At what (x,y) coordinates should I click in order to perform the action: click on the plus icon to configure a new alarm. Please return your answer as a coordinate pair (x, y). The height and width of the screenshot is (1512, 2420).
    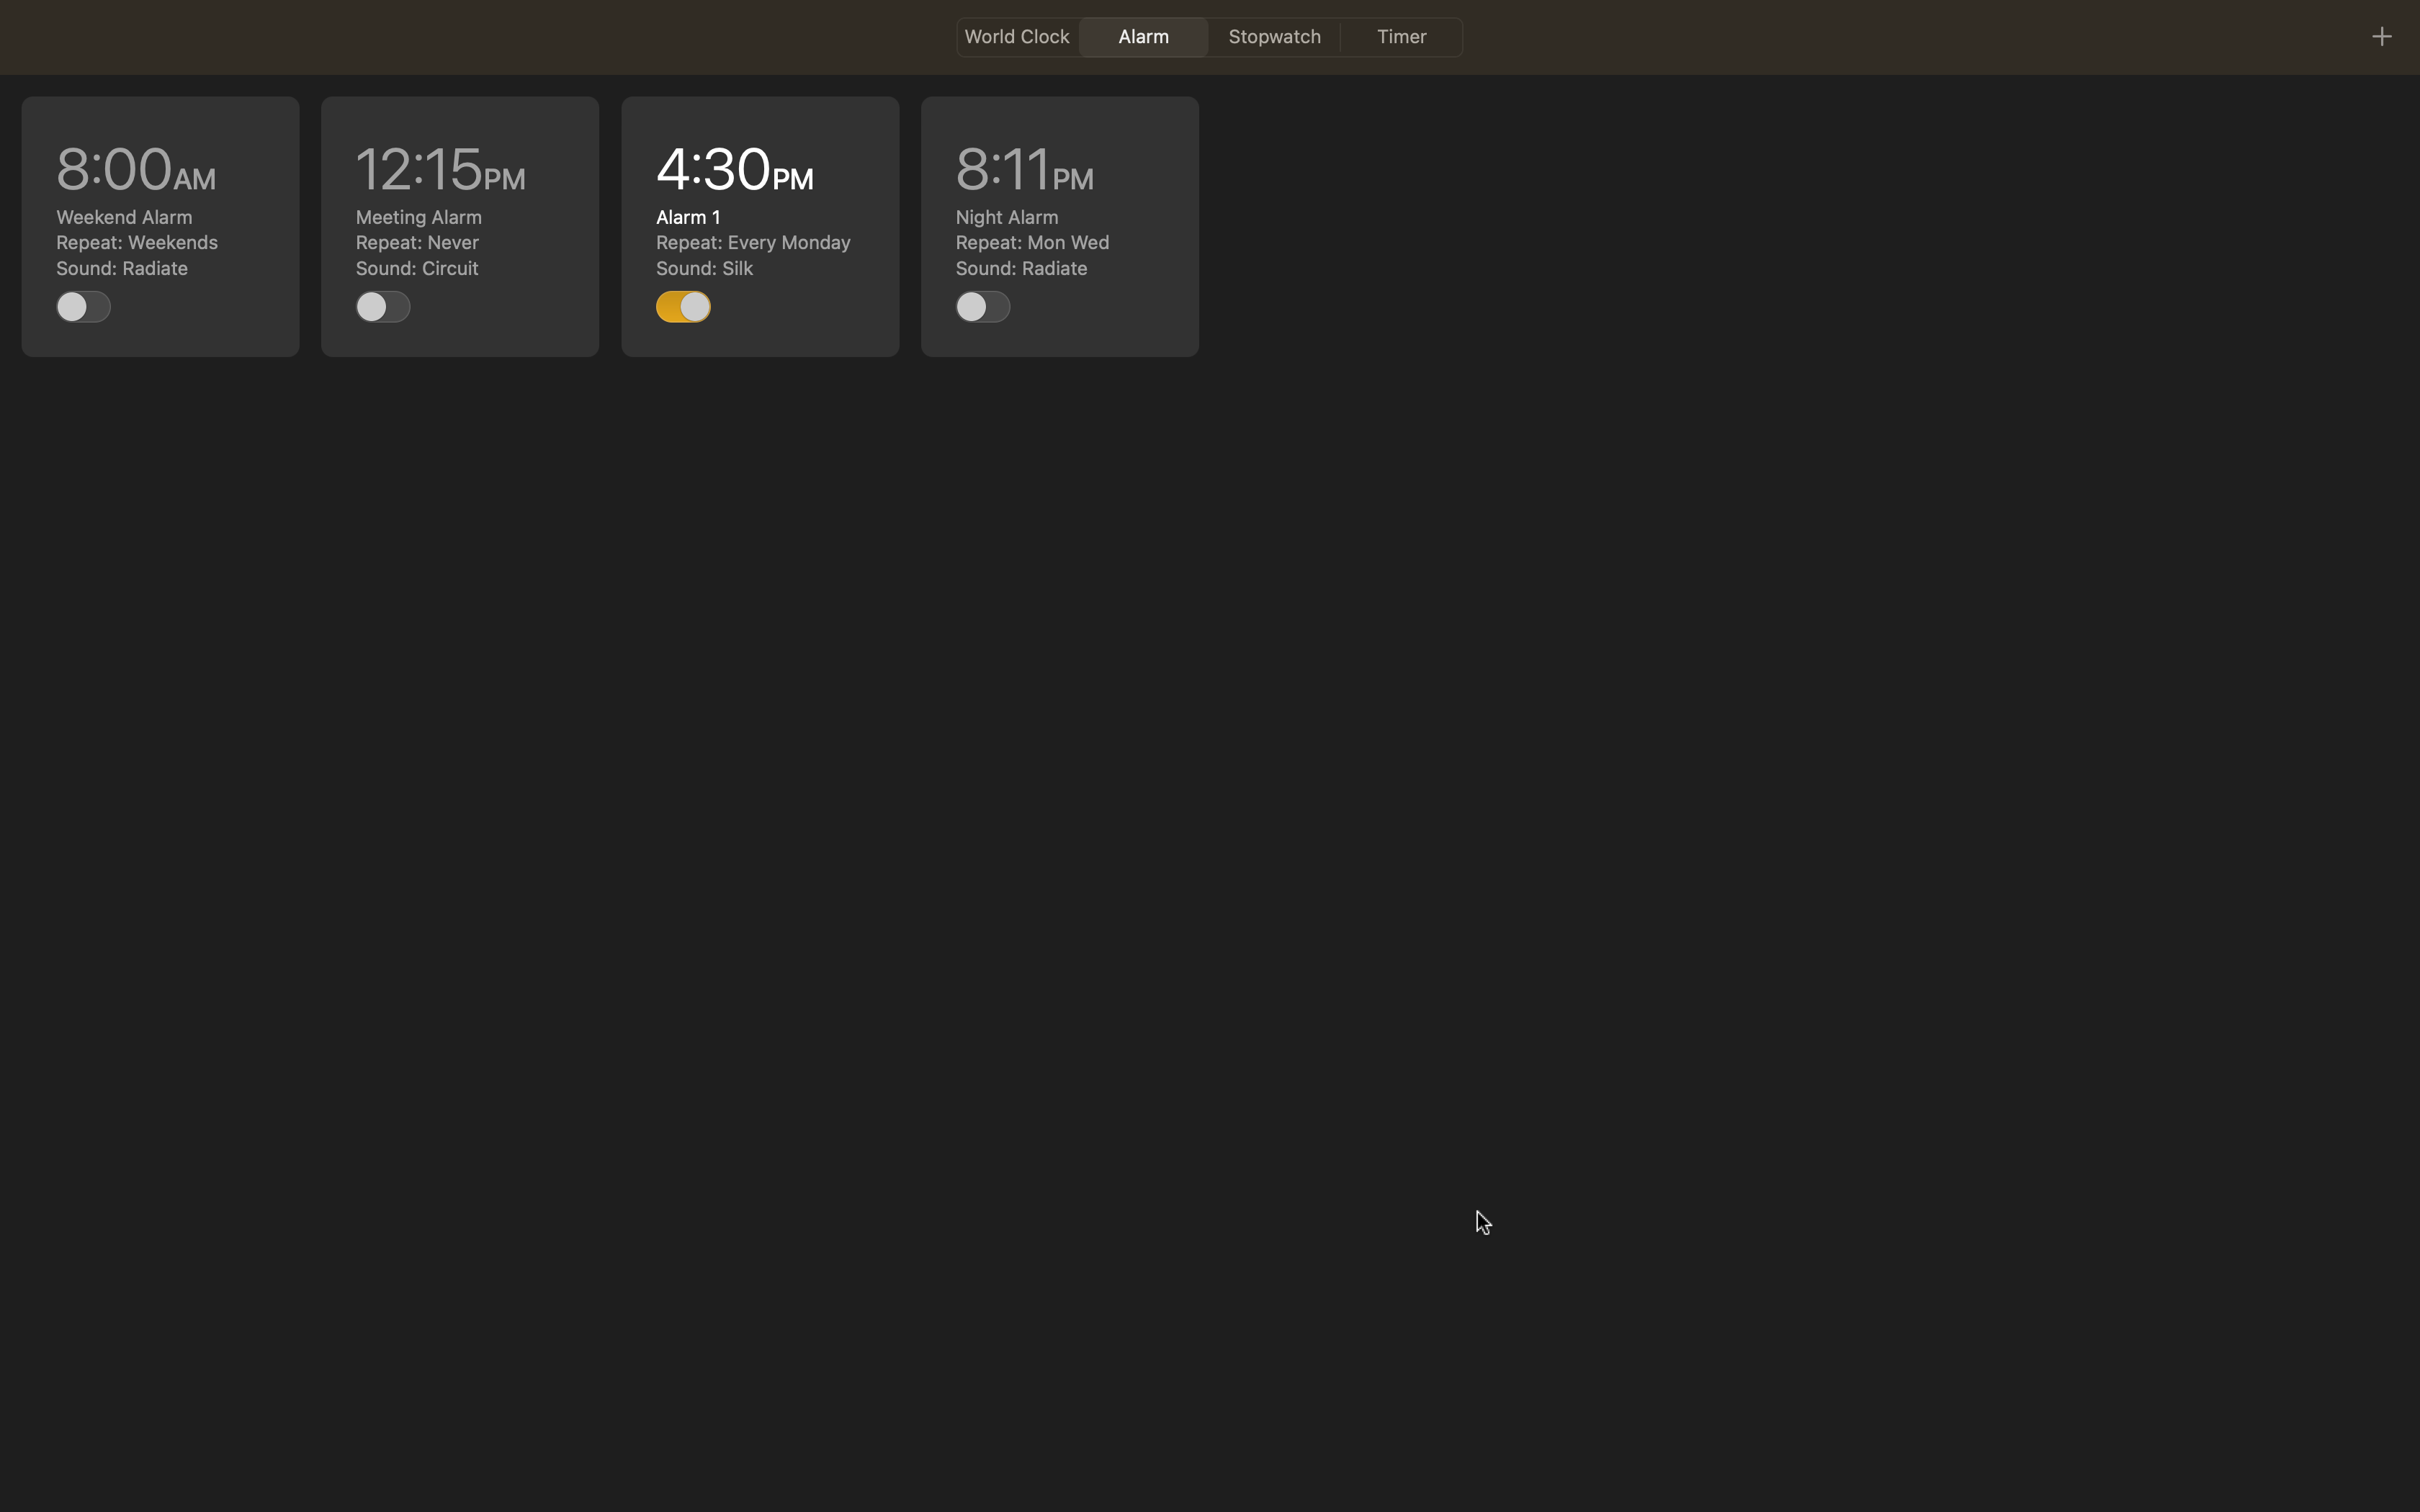
    Looking at the image, I should click on (2380, 35).